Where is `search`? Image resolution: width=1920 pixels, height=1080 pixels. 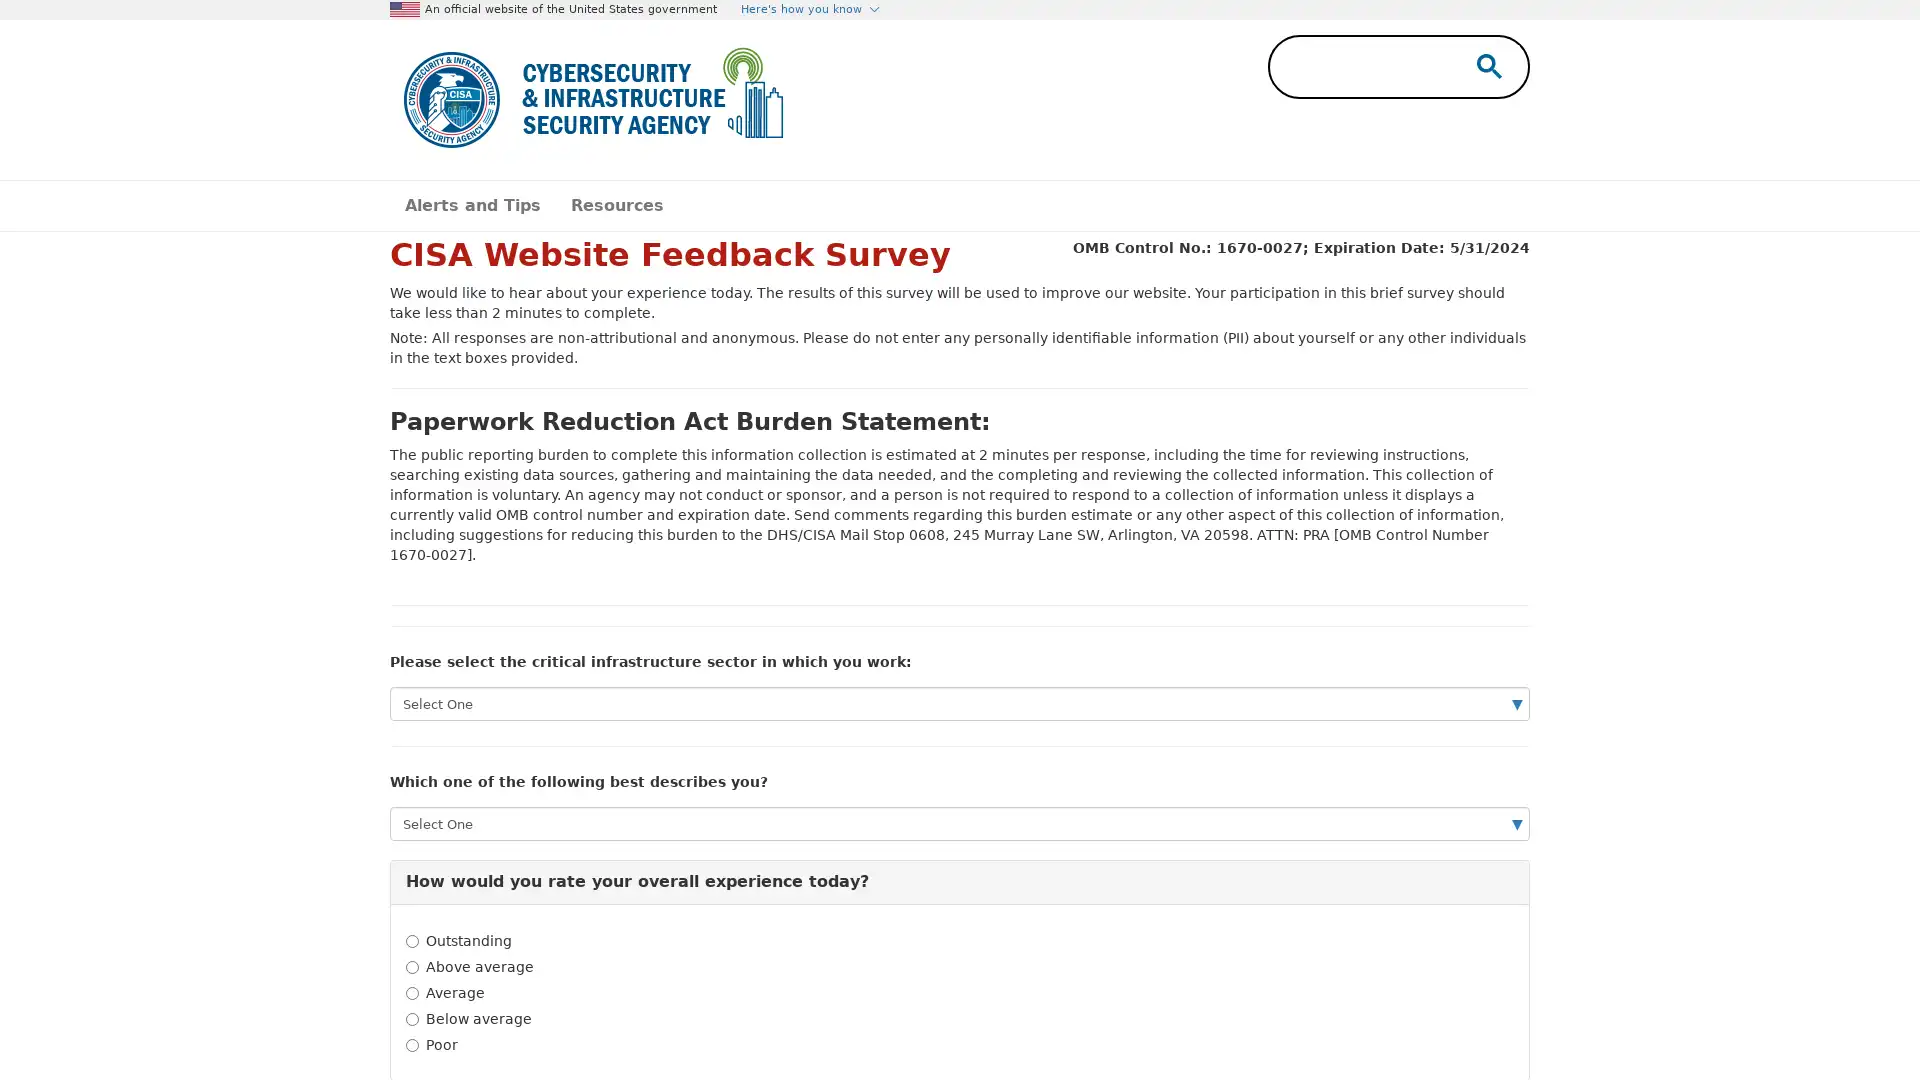
search is located at coordinates (1484, 64).